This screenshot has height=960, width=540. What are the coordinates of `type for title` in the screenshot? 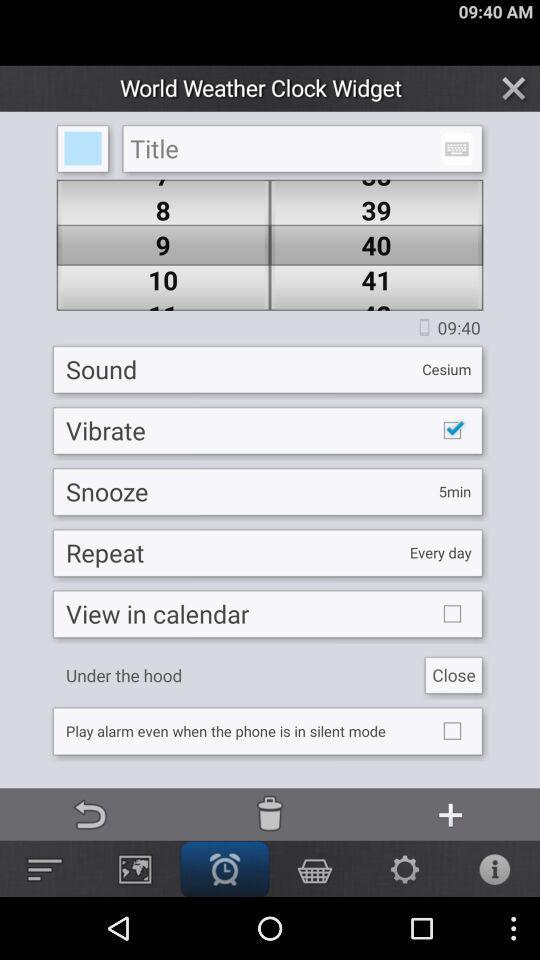 It's located at (301, 148).